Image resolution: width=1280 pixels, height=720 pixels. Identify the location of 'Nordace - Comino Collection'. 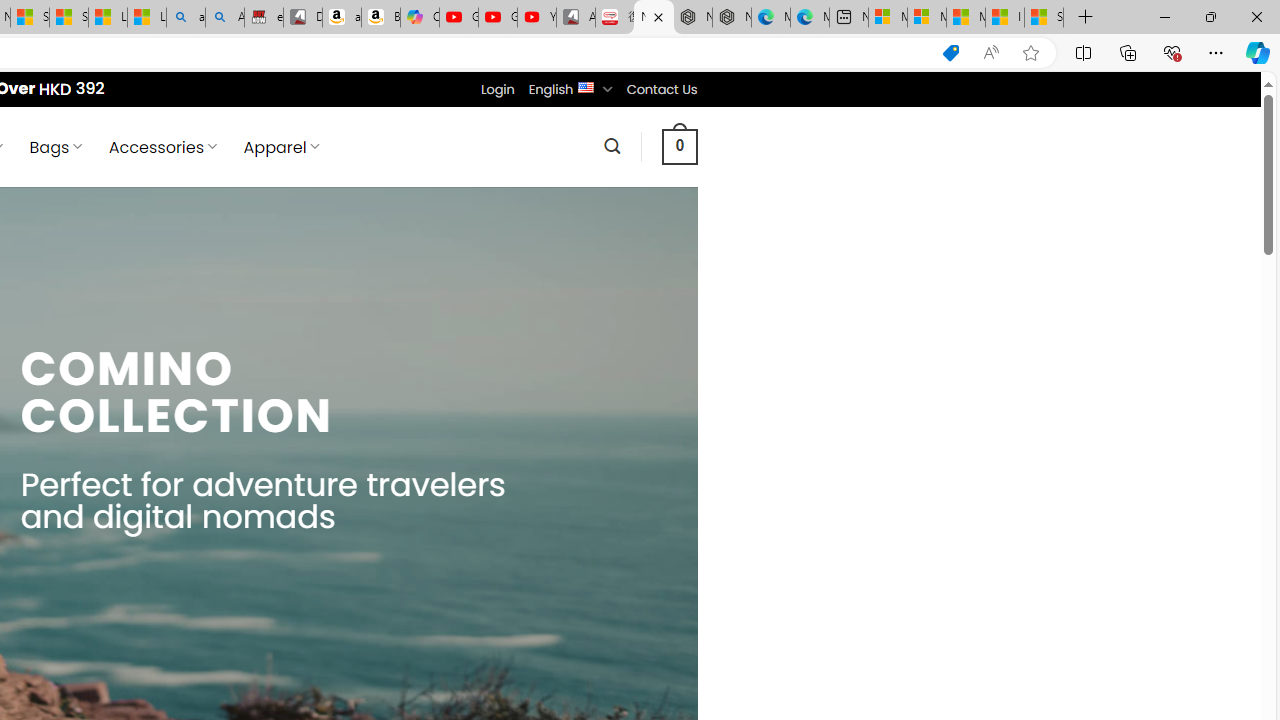
(654, 17).